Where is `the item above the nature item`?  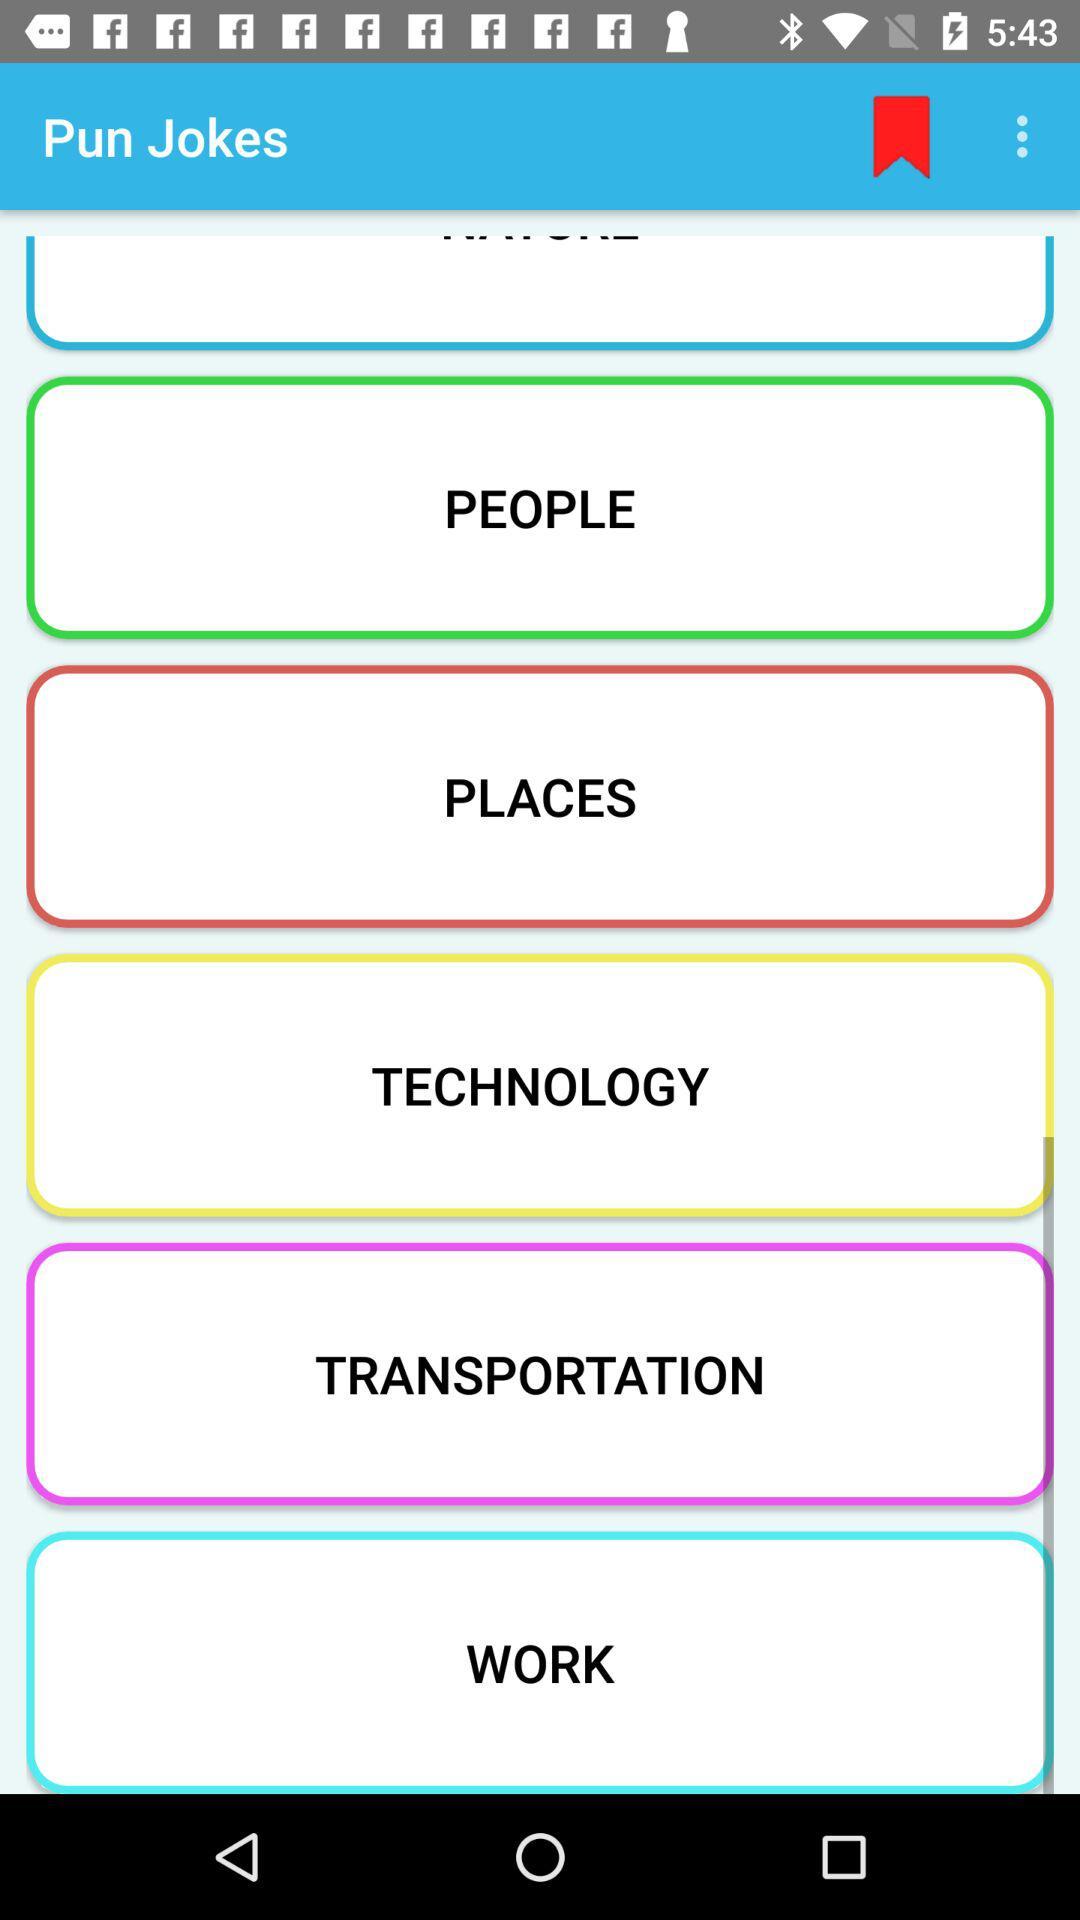
the item above the nature item is located at coordinates (1027, 135).